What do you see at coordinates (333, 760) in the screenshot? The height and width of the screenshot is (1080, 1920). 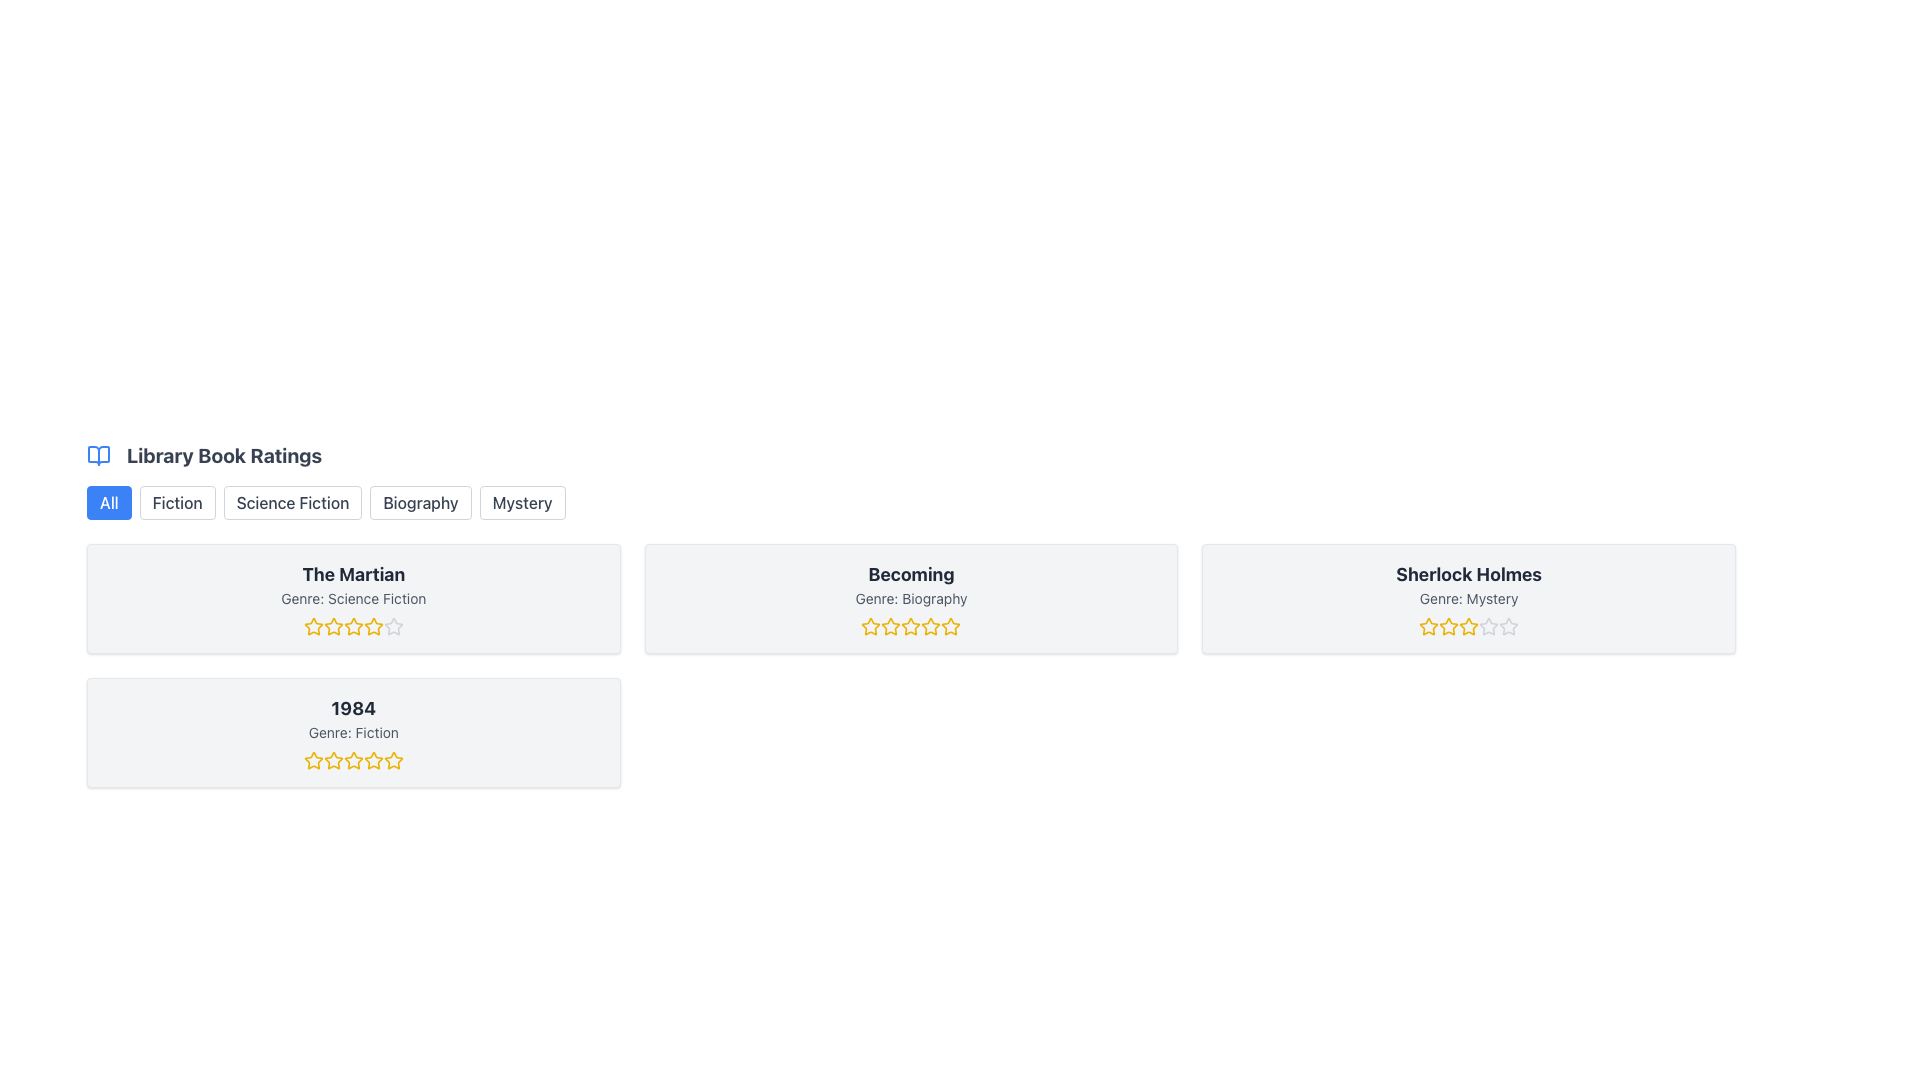 I see `the third rating star icon with a yellow fill beneath the title '1984' to rate the book` at bounding box center [333, 760].